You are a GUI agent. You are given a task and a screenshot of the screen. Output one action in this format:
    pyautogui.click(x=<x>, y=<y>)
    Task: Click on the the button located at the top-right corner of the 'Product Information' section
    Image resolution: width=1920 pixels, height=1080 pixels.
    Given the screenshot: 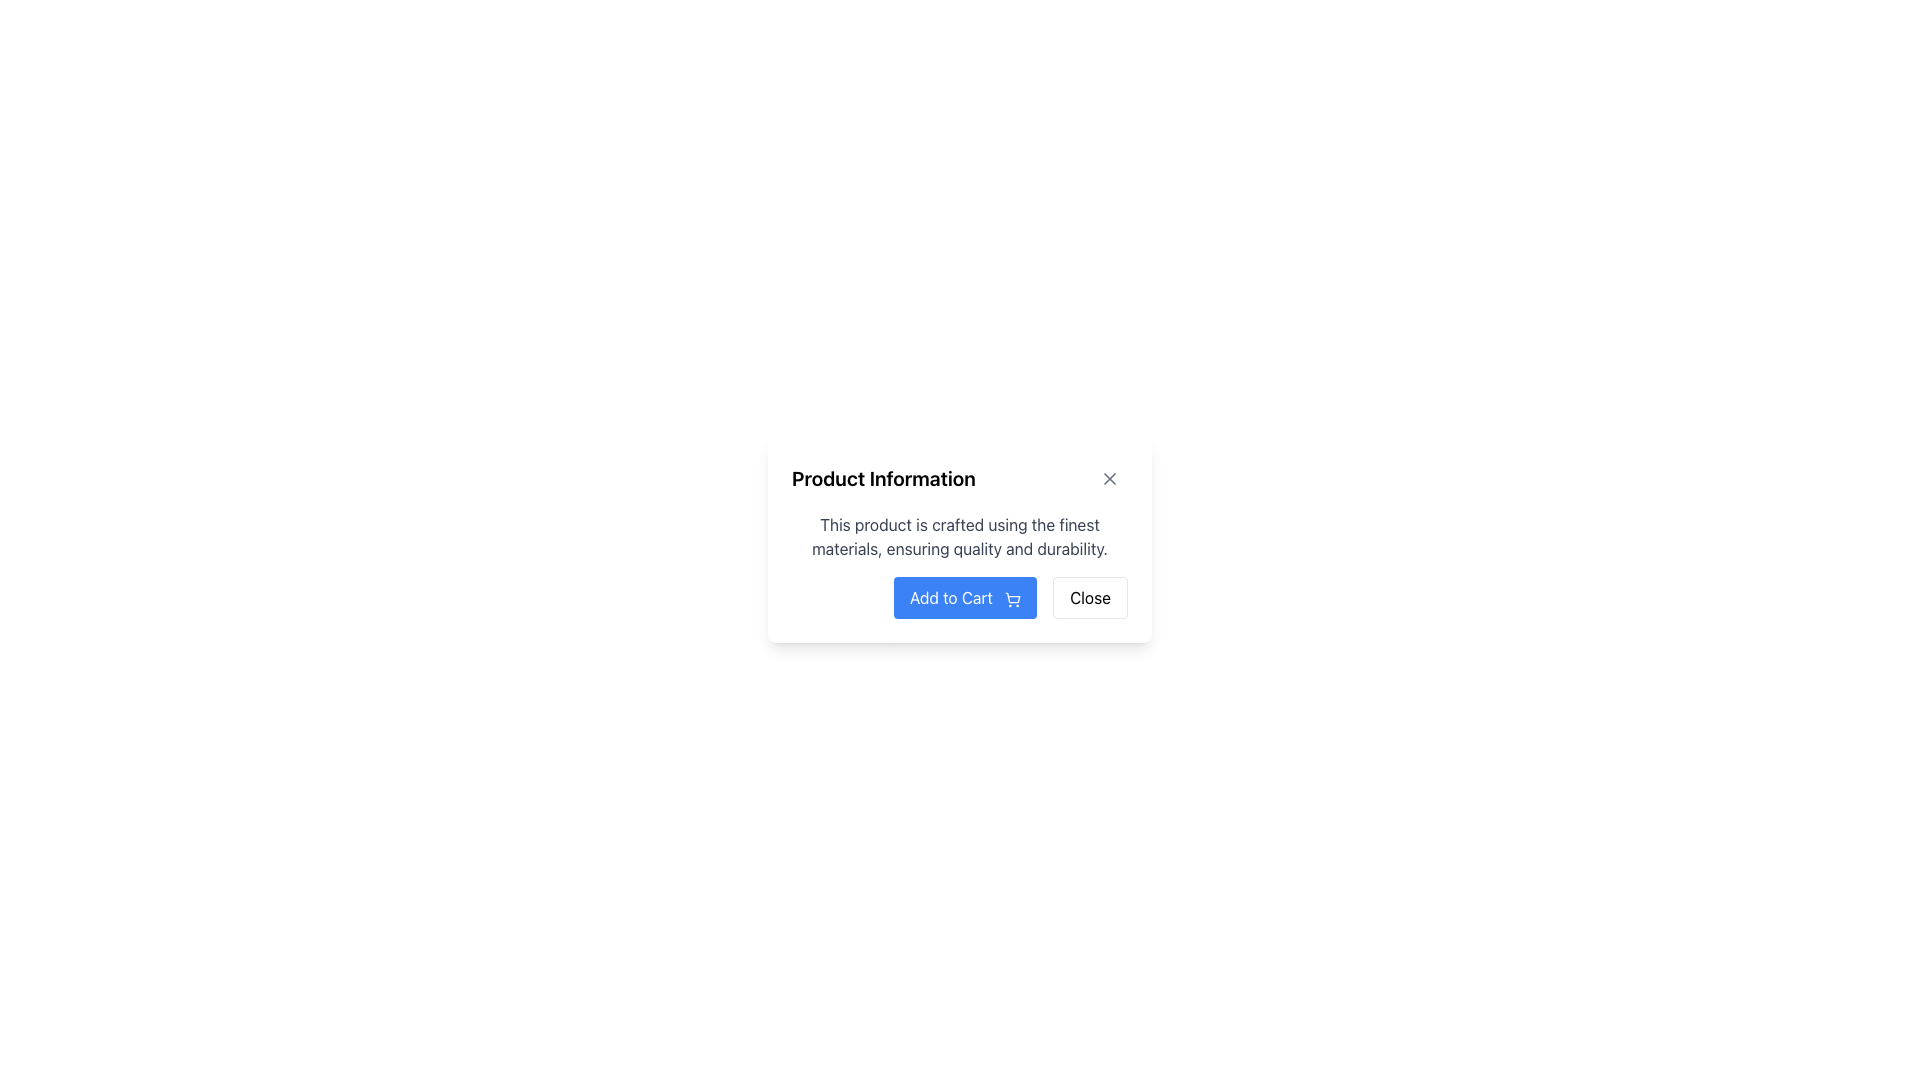 What is the action you would take?
    pyautogui.click(x=1108, y=478)
    